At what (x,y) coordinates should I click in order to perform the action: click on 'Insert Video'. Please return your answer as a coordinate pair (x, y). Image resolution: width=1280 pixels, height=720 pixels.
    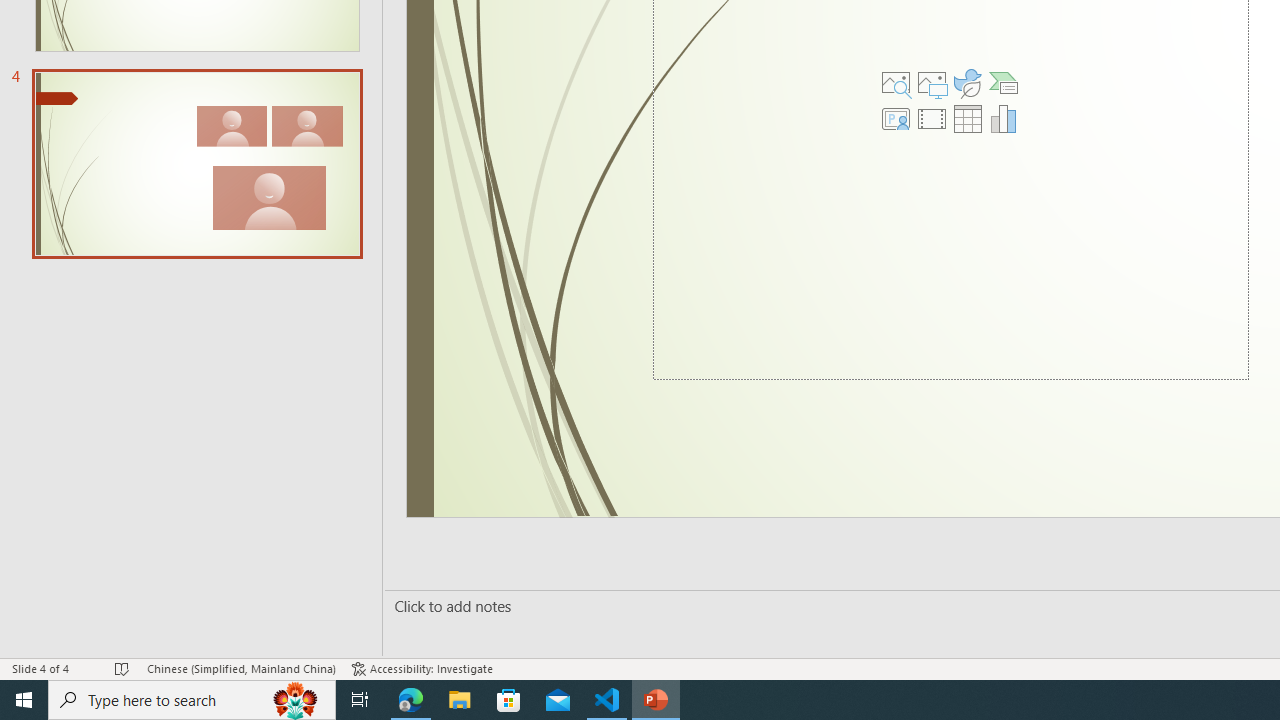
    Looking at the image, I should click on (931, 119).